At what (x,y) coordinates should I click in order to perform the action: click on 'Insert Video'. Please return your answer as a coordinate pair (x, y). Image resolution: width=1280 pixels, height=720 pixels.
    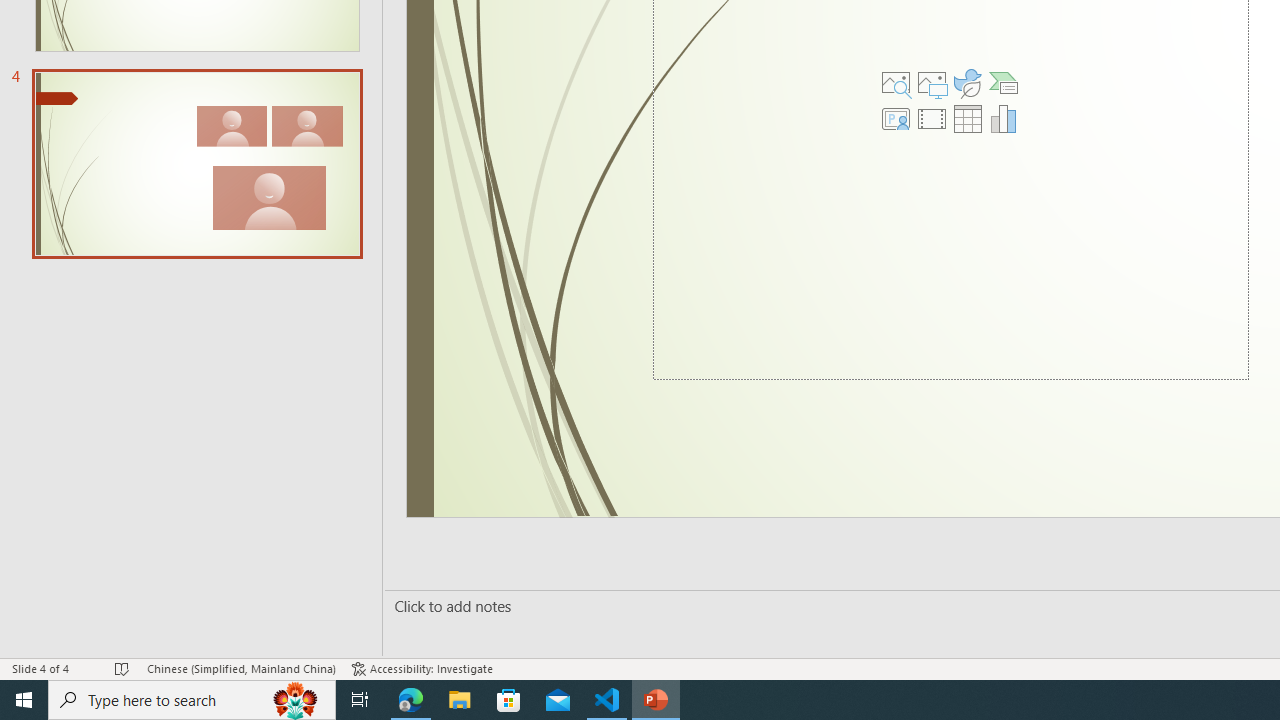
    Looking at the image, I should click on (931, 119).